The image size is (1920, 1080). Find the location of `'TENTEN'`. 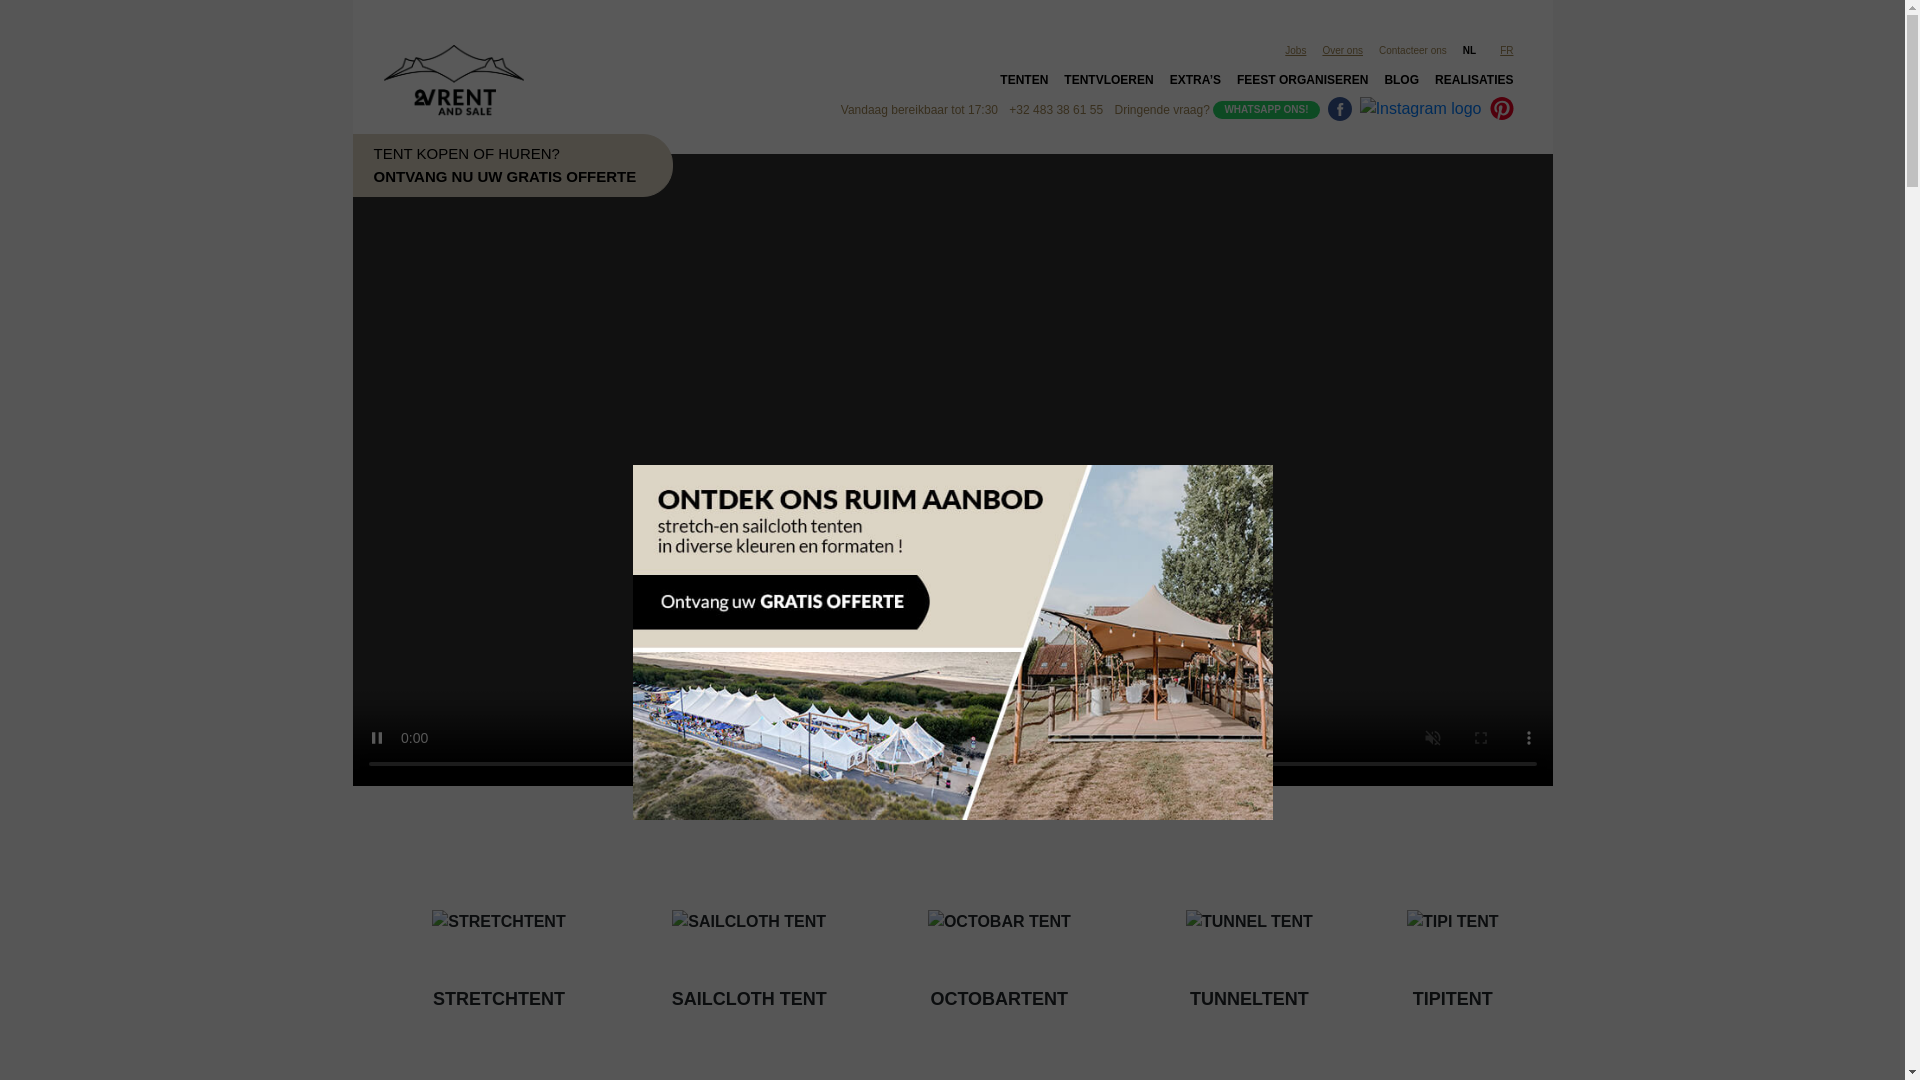

'TENTEN' is located at coordinates (1023, 83).